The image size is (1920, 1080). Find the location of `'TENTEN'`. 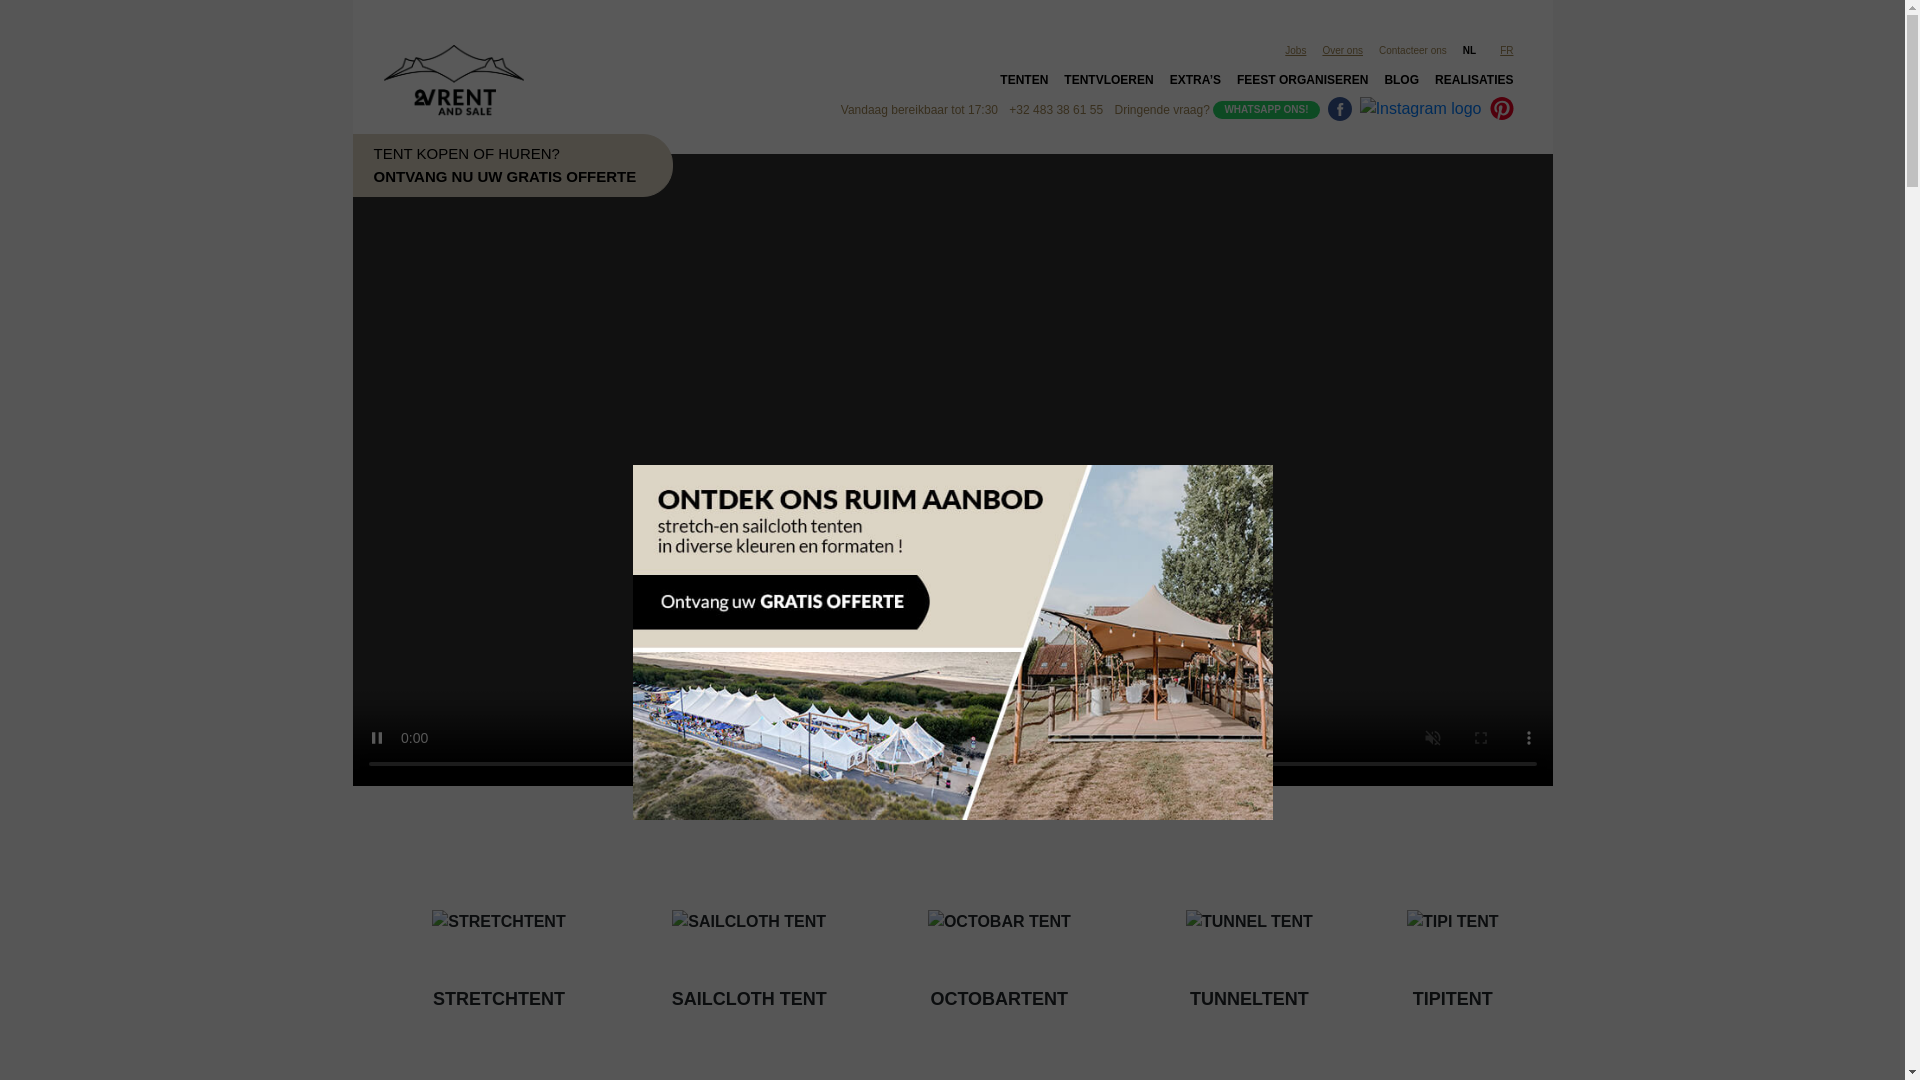

'TENTEN' is located at coordinates (1023, 83).